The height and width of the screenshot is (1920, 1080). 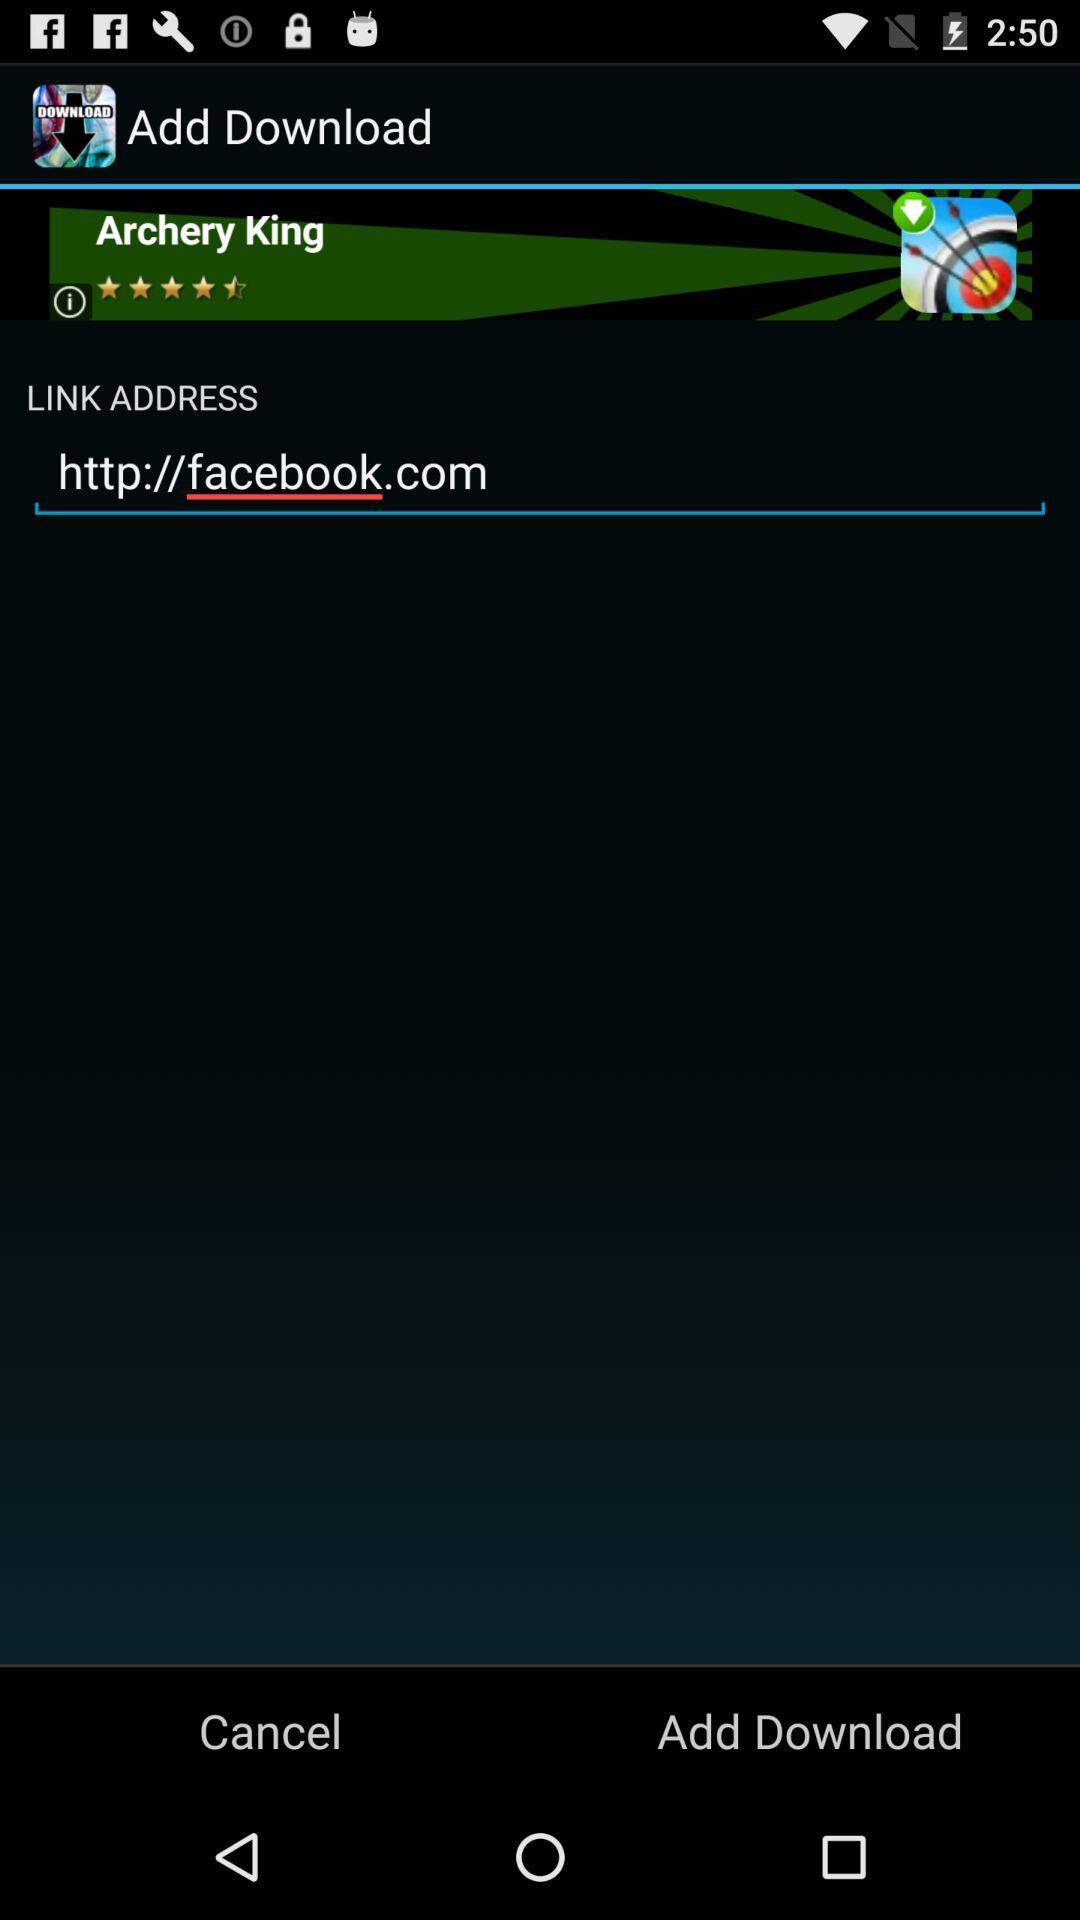 I want to click on open archery king, so click(x=538, y=253).